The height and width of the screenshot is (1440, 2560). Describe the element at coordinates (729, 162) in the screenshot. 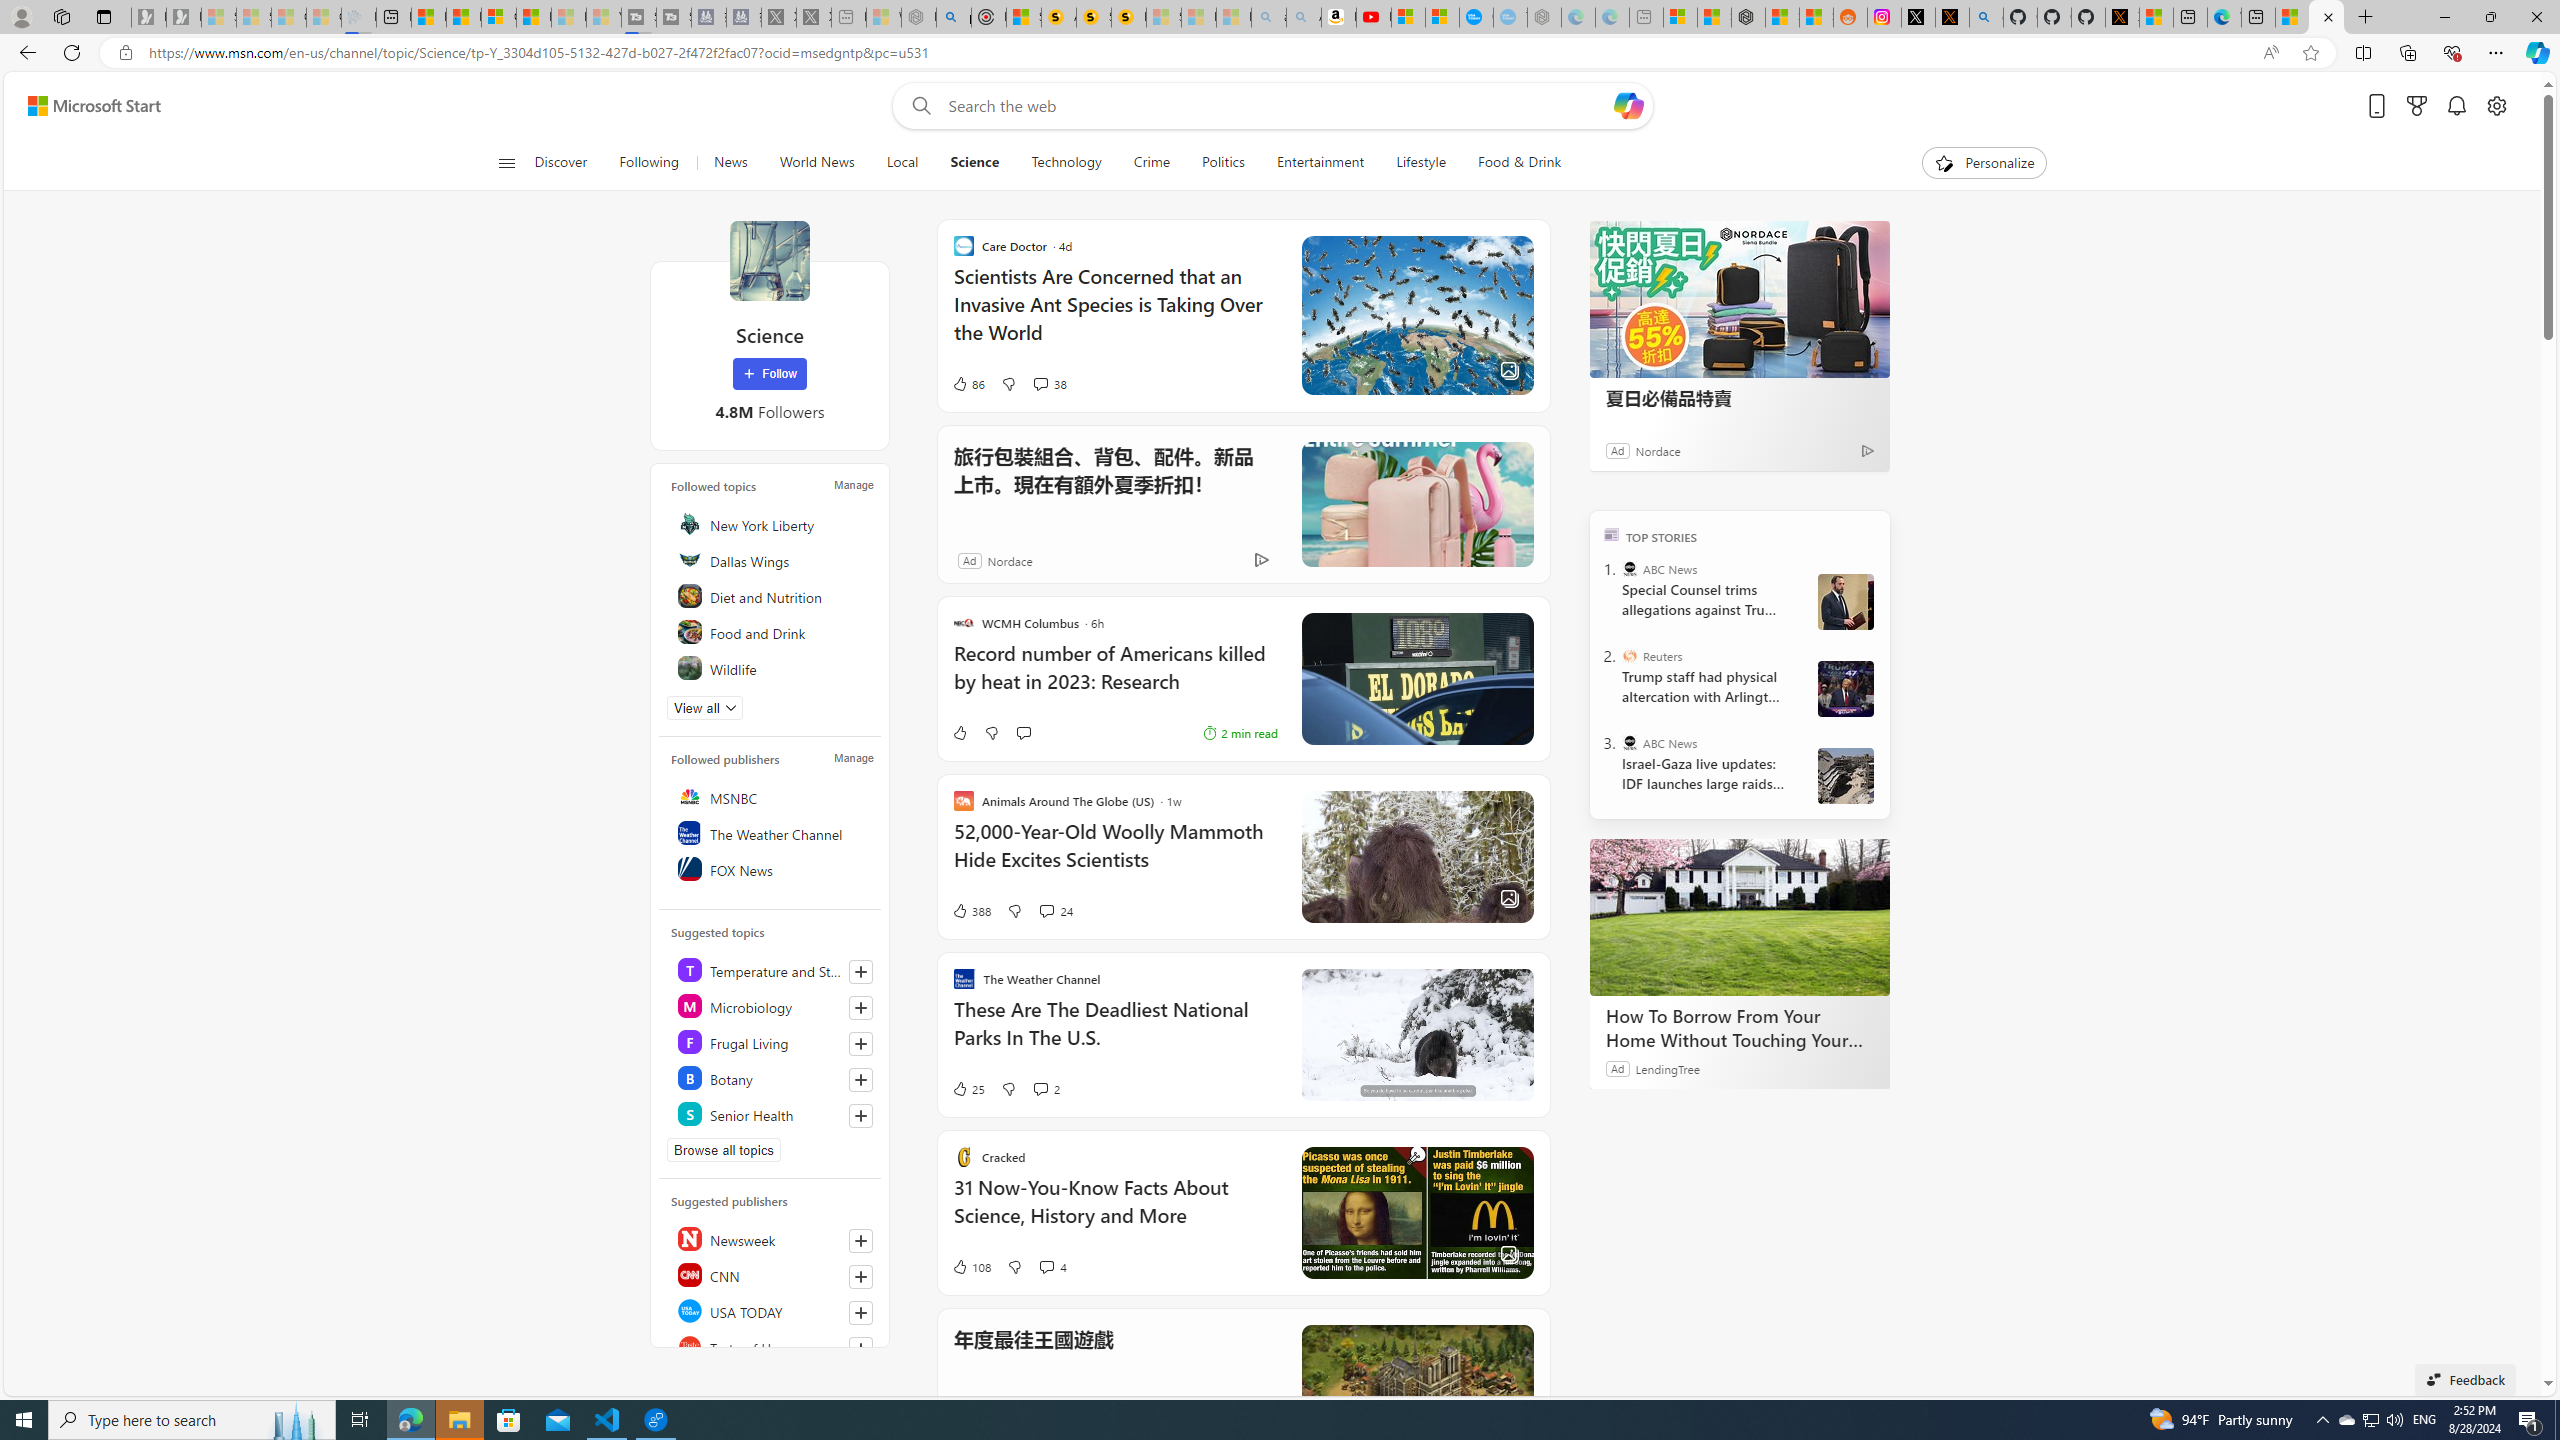

I see `'News'` at that location.